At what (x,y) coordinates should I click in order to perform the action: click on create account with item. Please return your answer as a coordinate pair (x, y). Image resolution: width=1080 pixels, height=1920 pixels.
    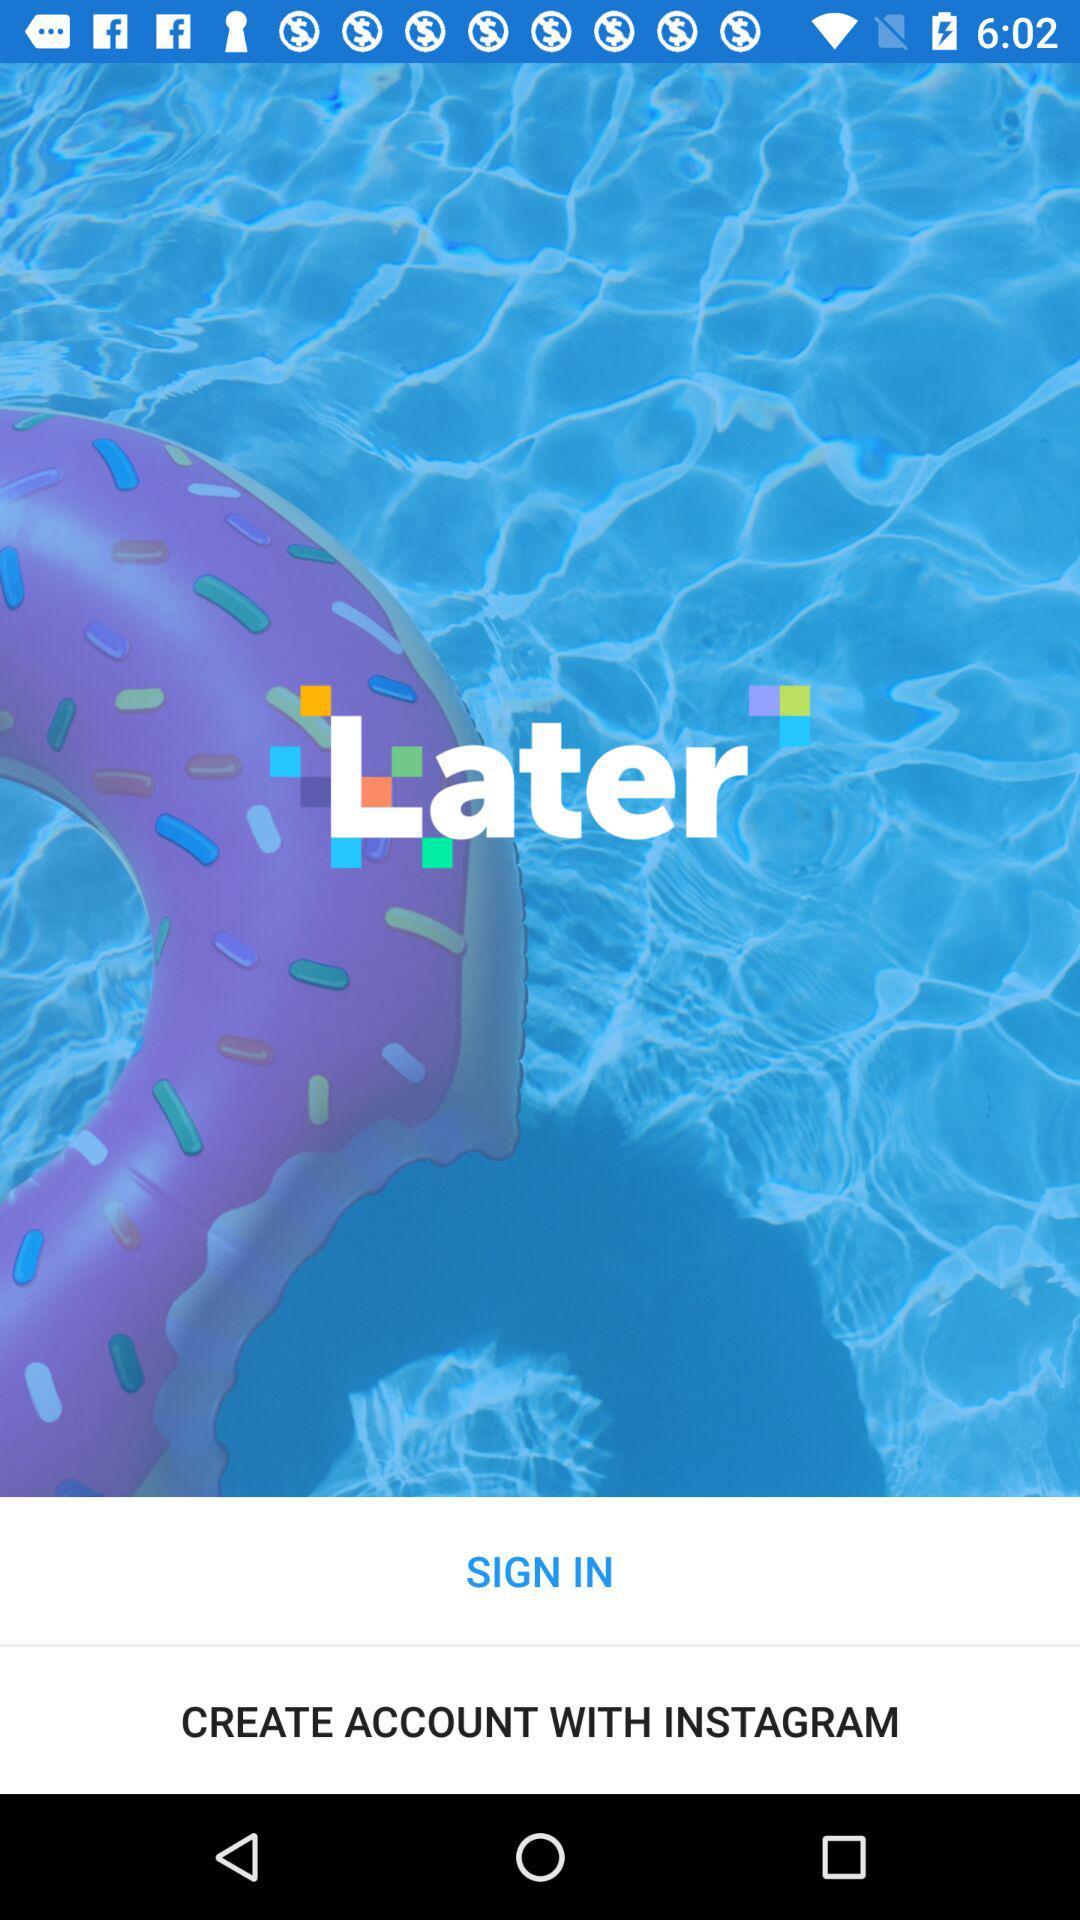
    Looking at the image, I should click on (540, 1719).